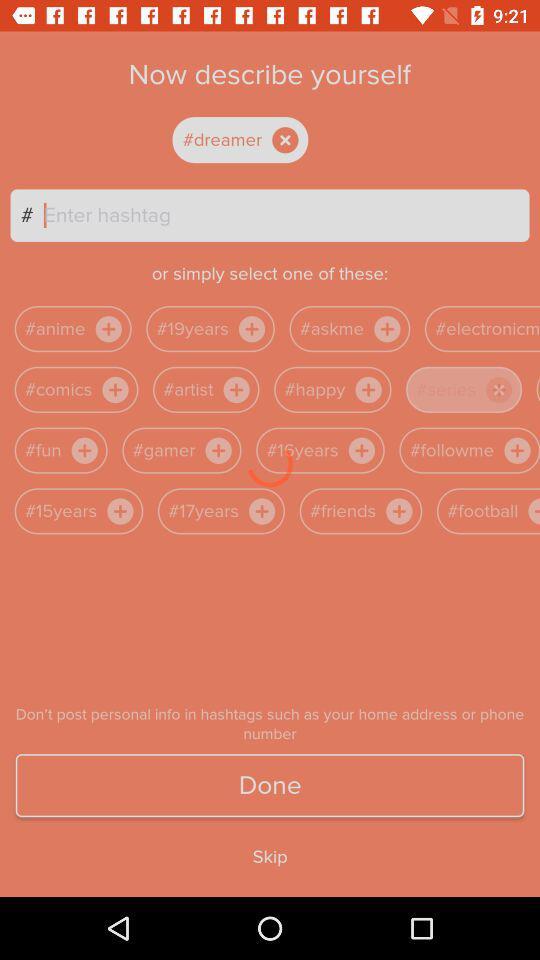 This screenshot has width=540, height=960. Describe the element at coordinates (257, 139) in the screenshot. I see `dreamer ash tag` at that location.